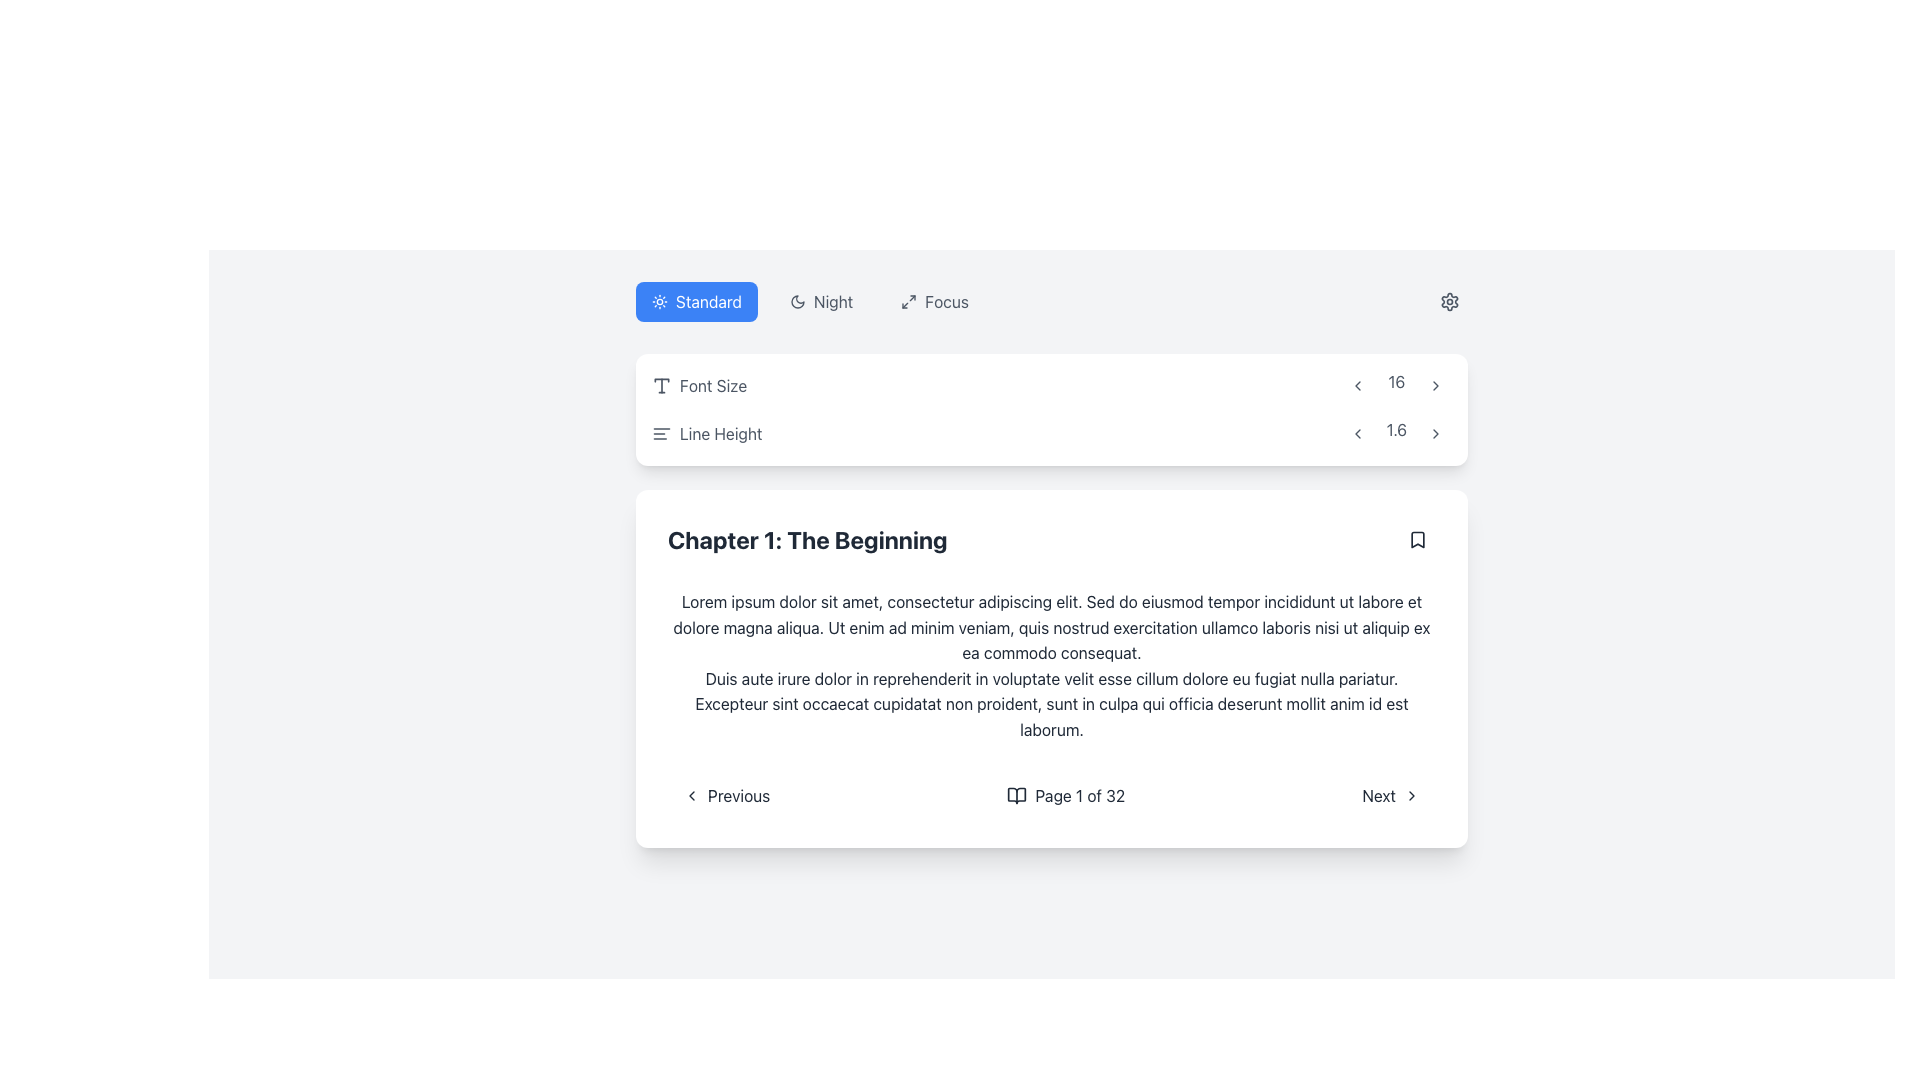 This screenshot has width=1920, height=1080. I want to click on the moon-shaped icon representing the night mode toggle located in the top-center section of the interface, so click(796, 301).